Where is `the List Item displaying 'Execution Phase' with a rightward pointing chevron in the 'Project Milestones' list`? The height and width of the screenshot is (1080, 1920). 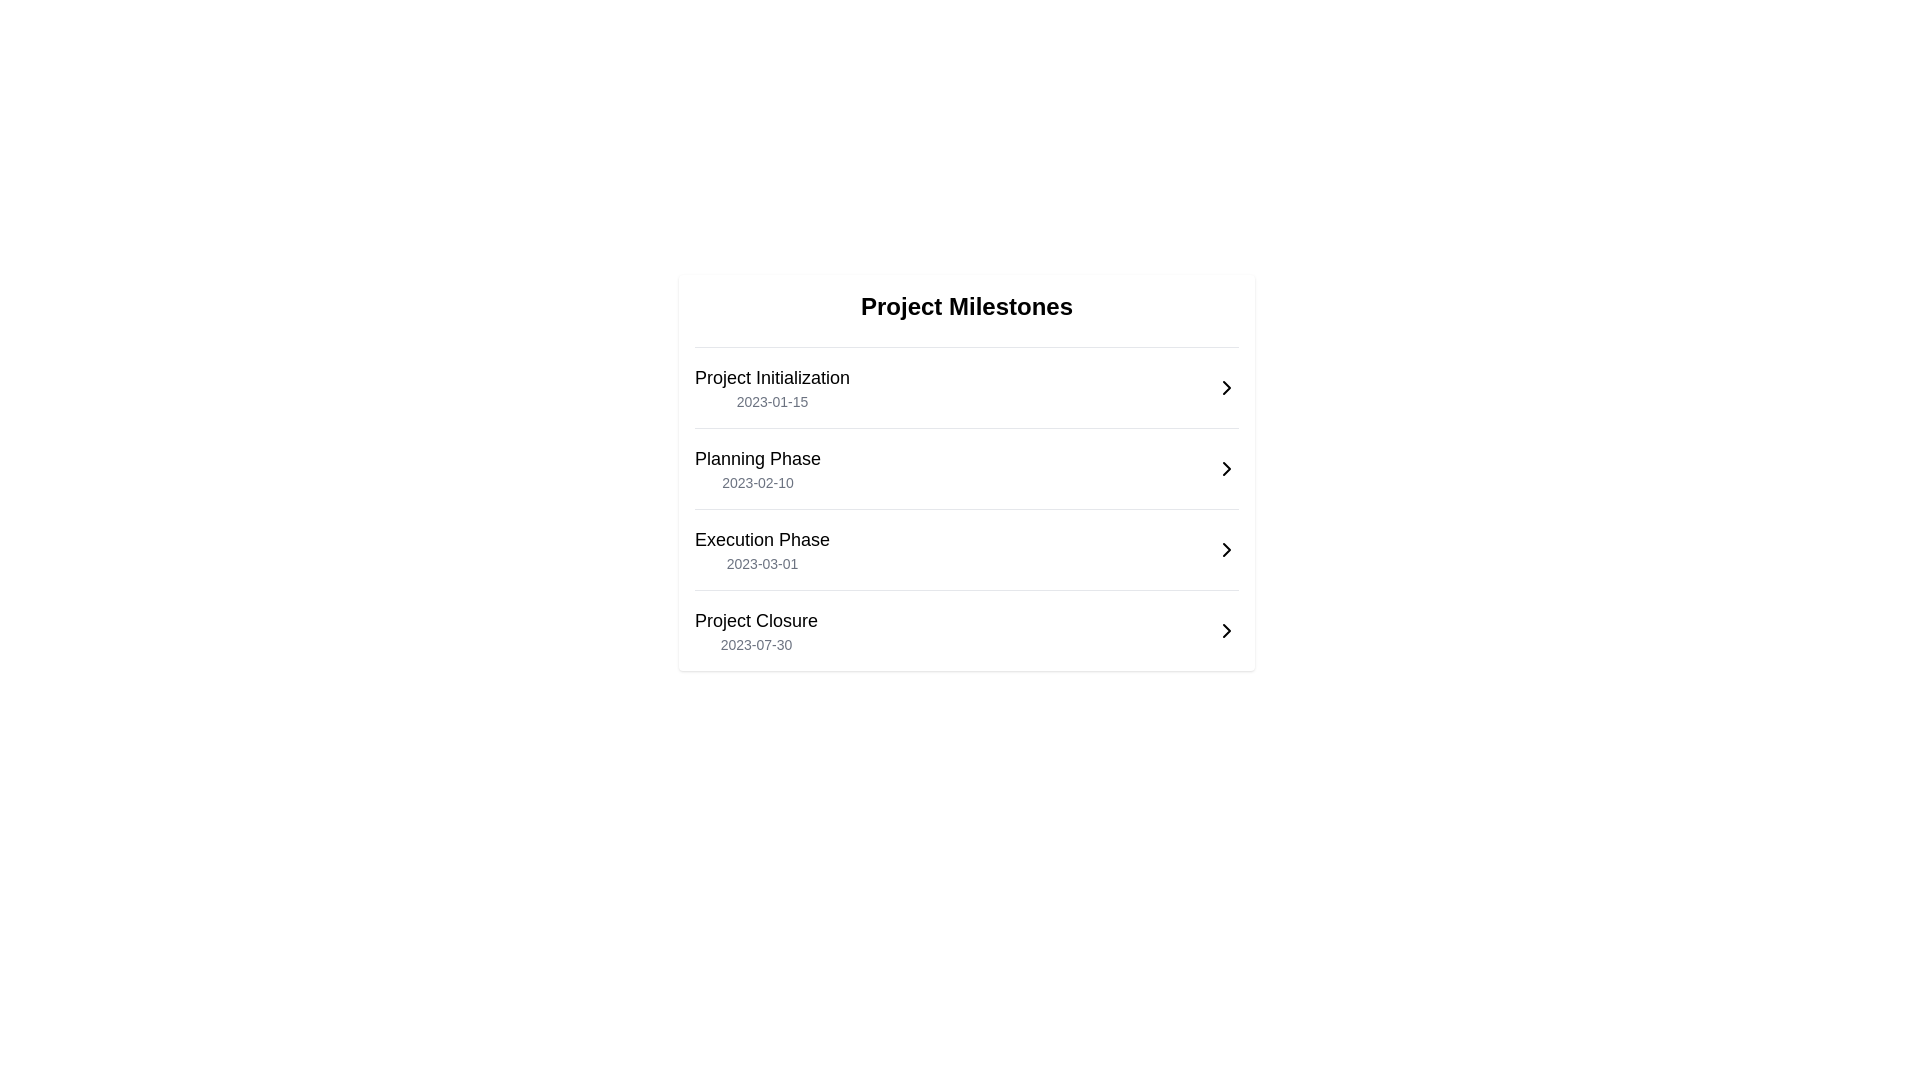
the List Item displaying 'Execution Phase' with a rightward pointing chevron in the 'Project Milestones' list is located at coordinates (966, 541).